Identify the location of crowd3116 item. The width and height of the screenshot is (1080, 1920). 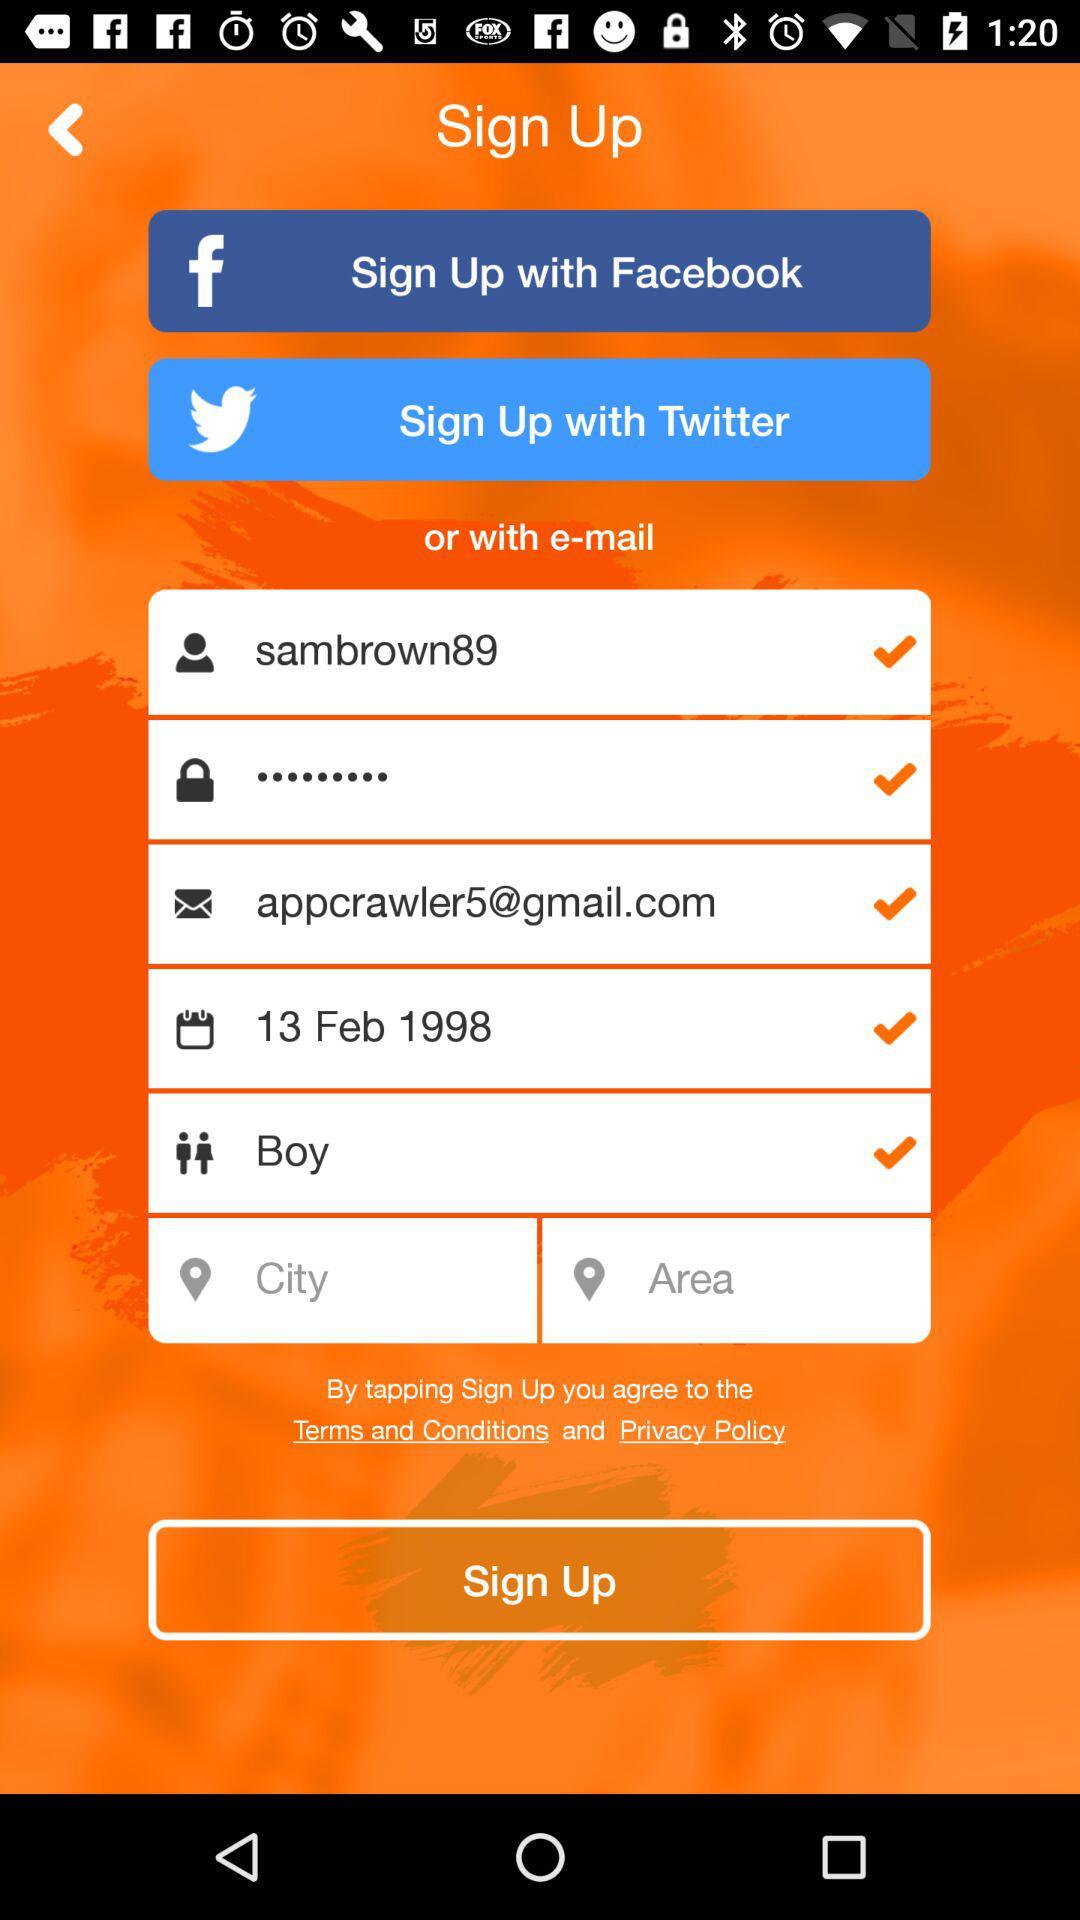
(550, 778).